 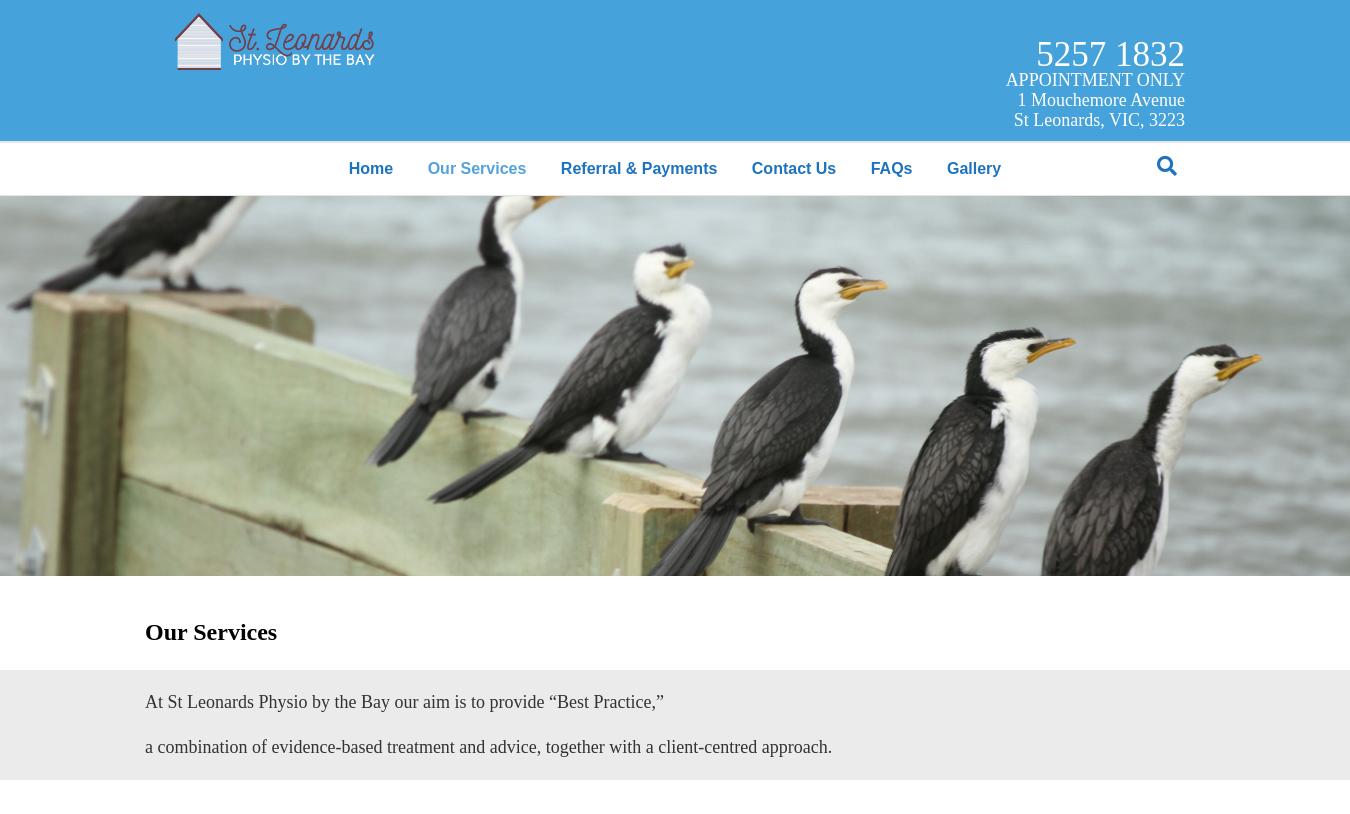 What do you see at coordinates (1110, 53) in the screenshot?
I see `'5257 1832'` at bounding box center [1110, 53].